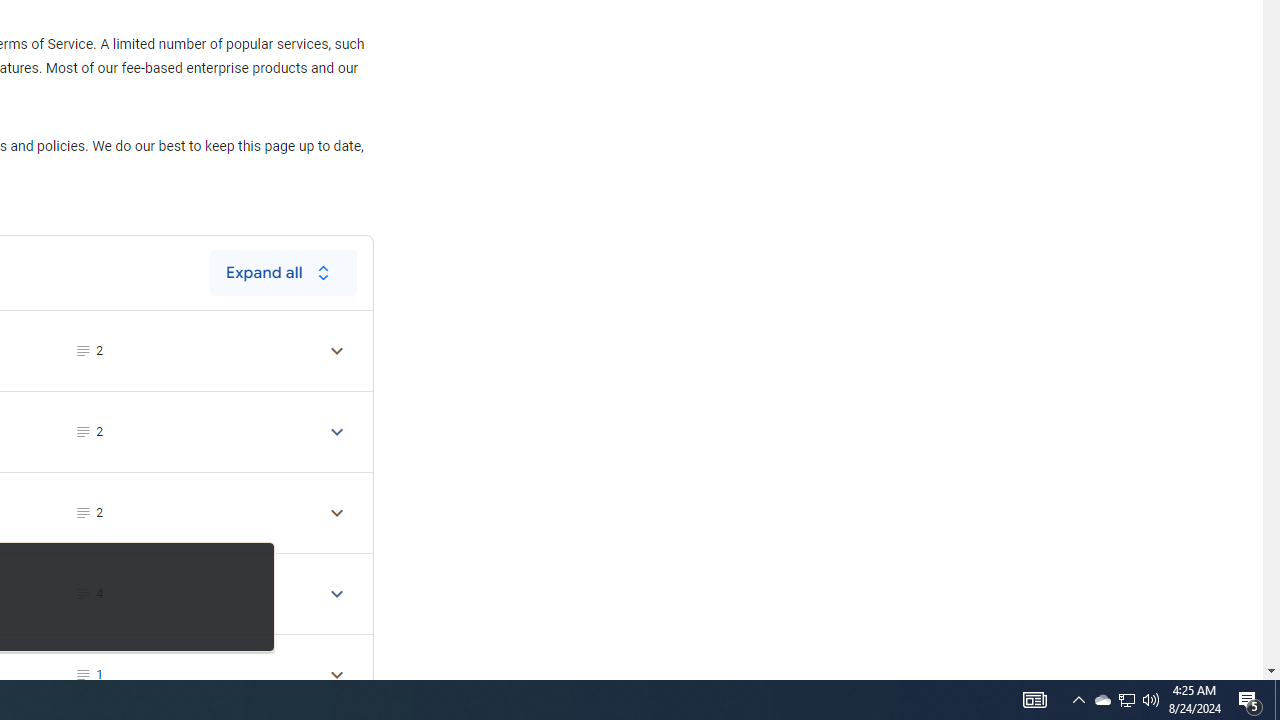 The width and height of the screenshot is (1280, 720). What do you see at coordinates (282, 272) in the screenshot?
I see `'Expand all'` at bounding box center [282, 272].